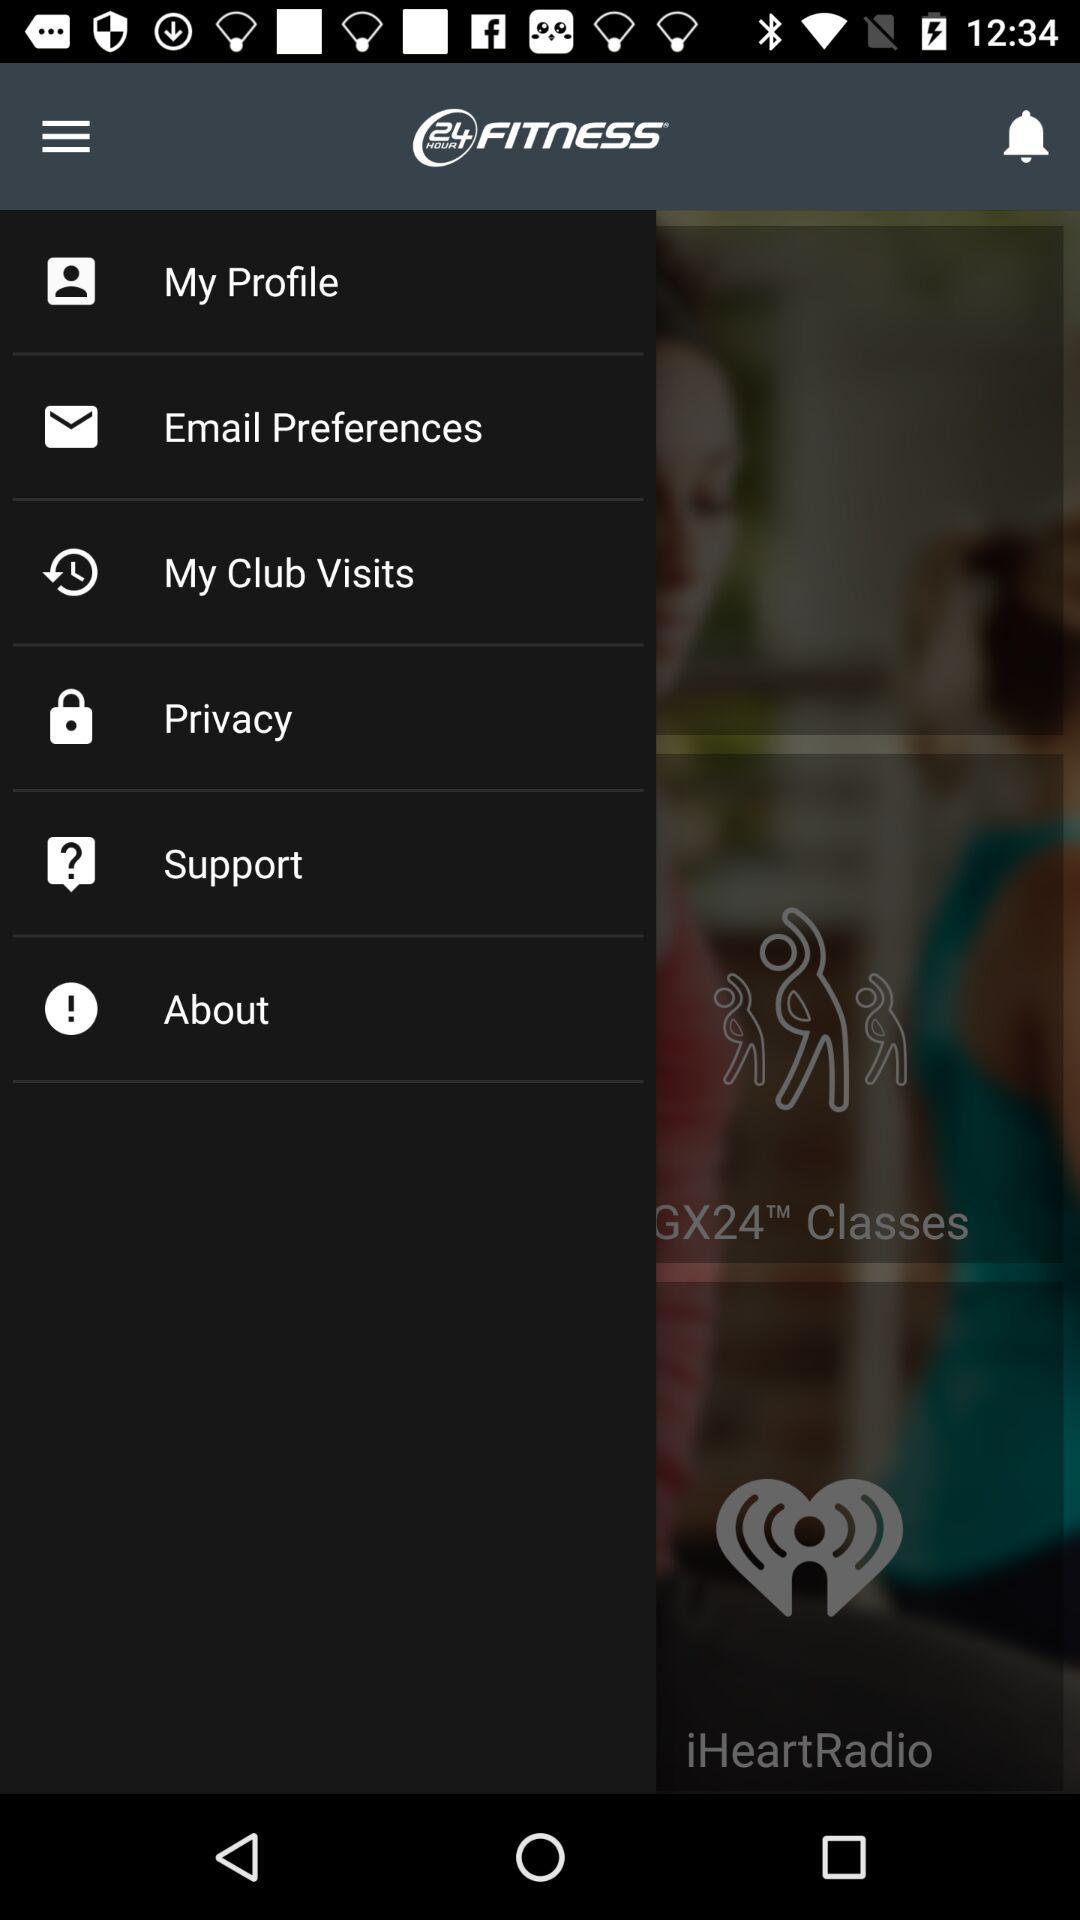  I want to click on the message icon which is just beside the email preferences, so click(70, 425).